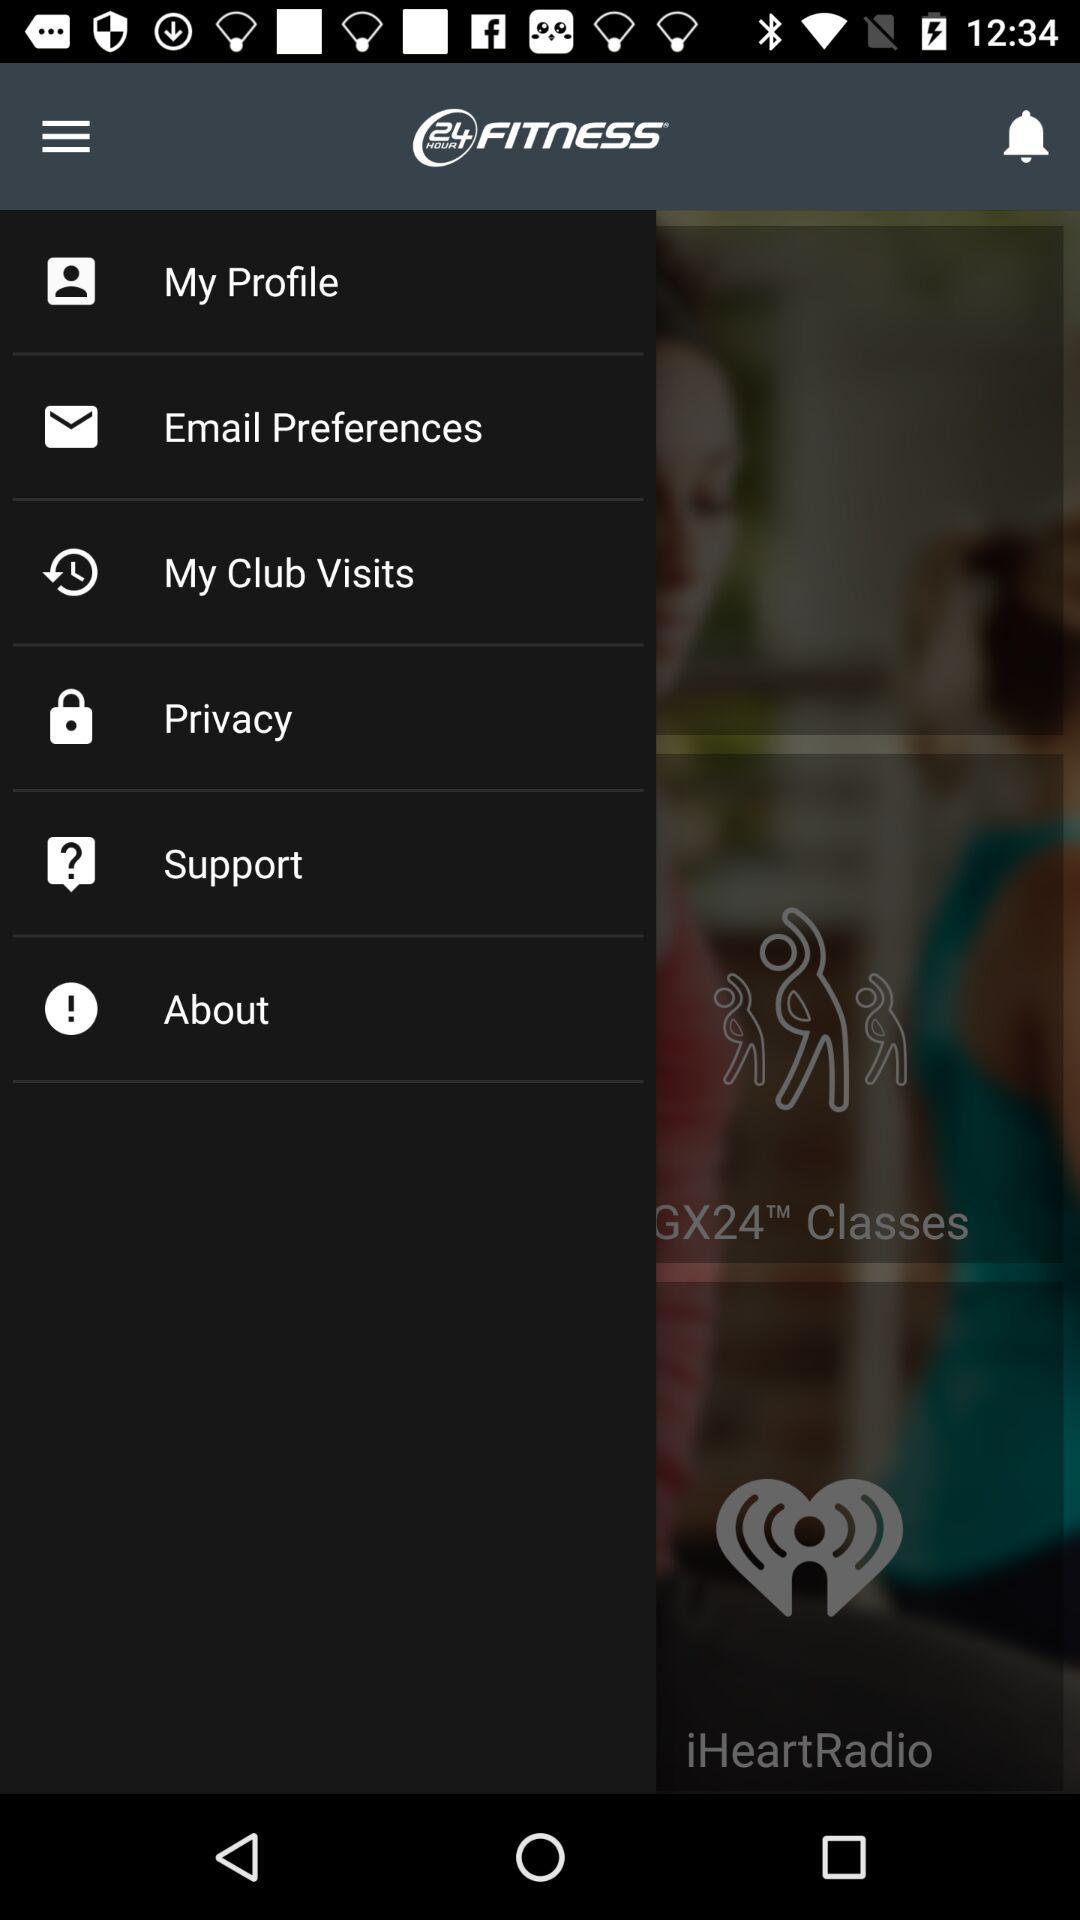  I want to click on the message icon which is just beside the email preferences, so click(70, 425).